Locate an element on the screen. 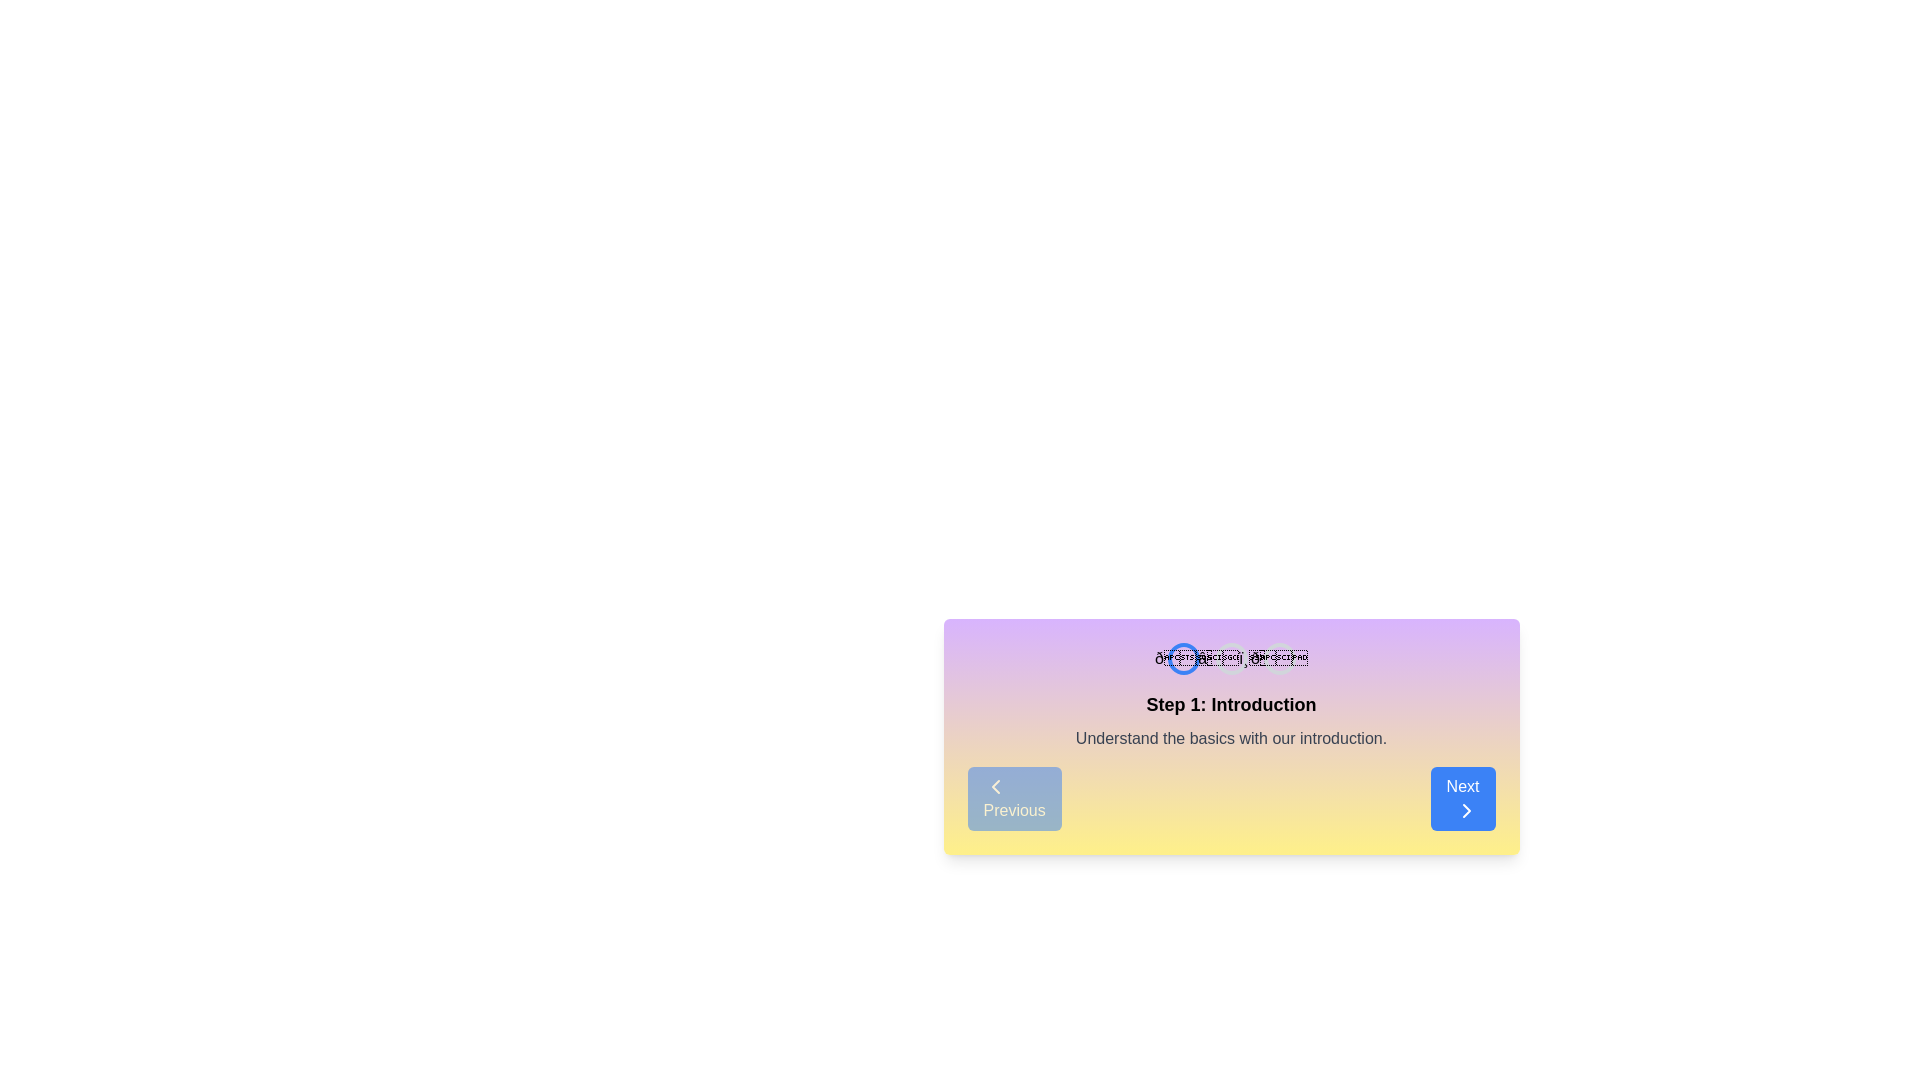 The width and height of the screenshot is (1920, 1080). the first circular icon with a blue border containing a document emoji symbol ('📘'), which is positioned above the text 'Step 1: Introduction' is located at coordinates (1183, 659).